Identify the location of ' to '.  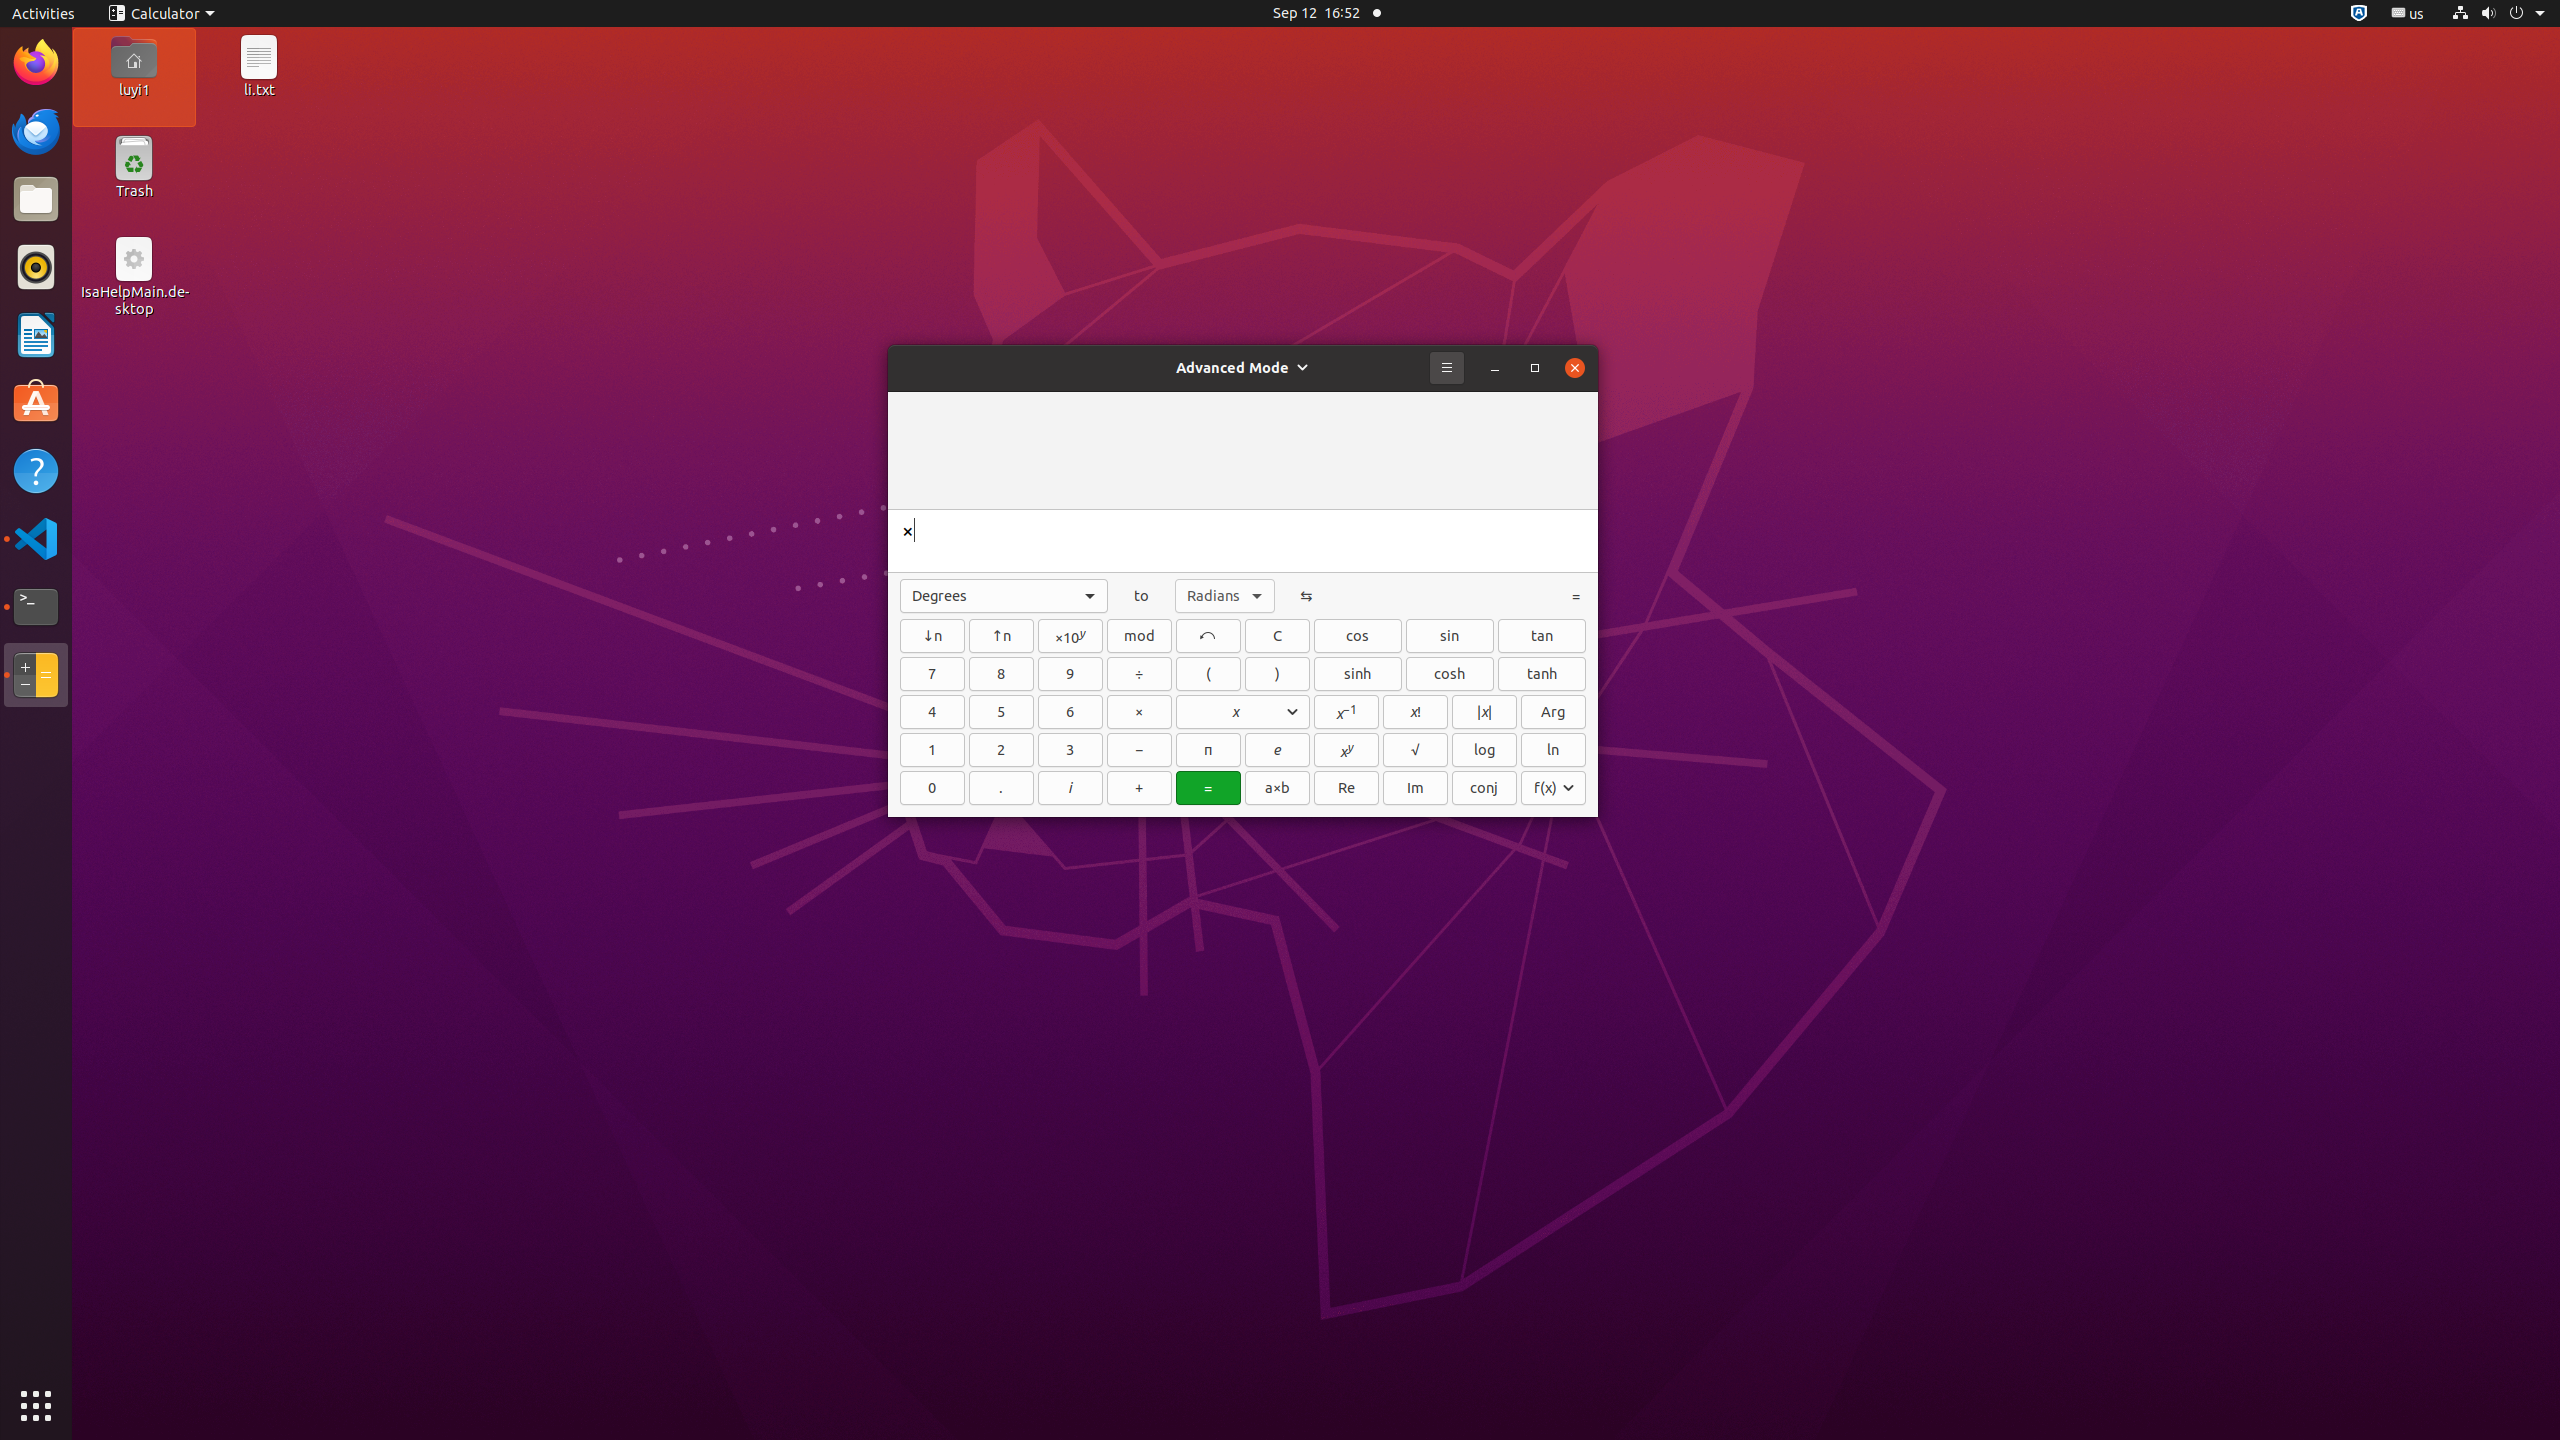
(1141, 595).